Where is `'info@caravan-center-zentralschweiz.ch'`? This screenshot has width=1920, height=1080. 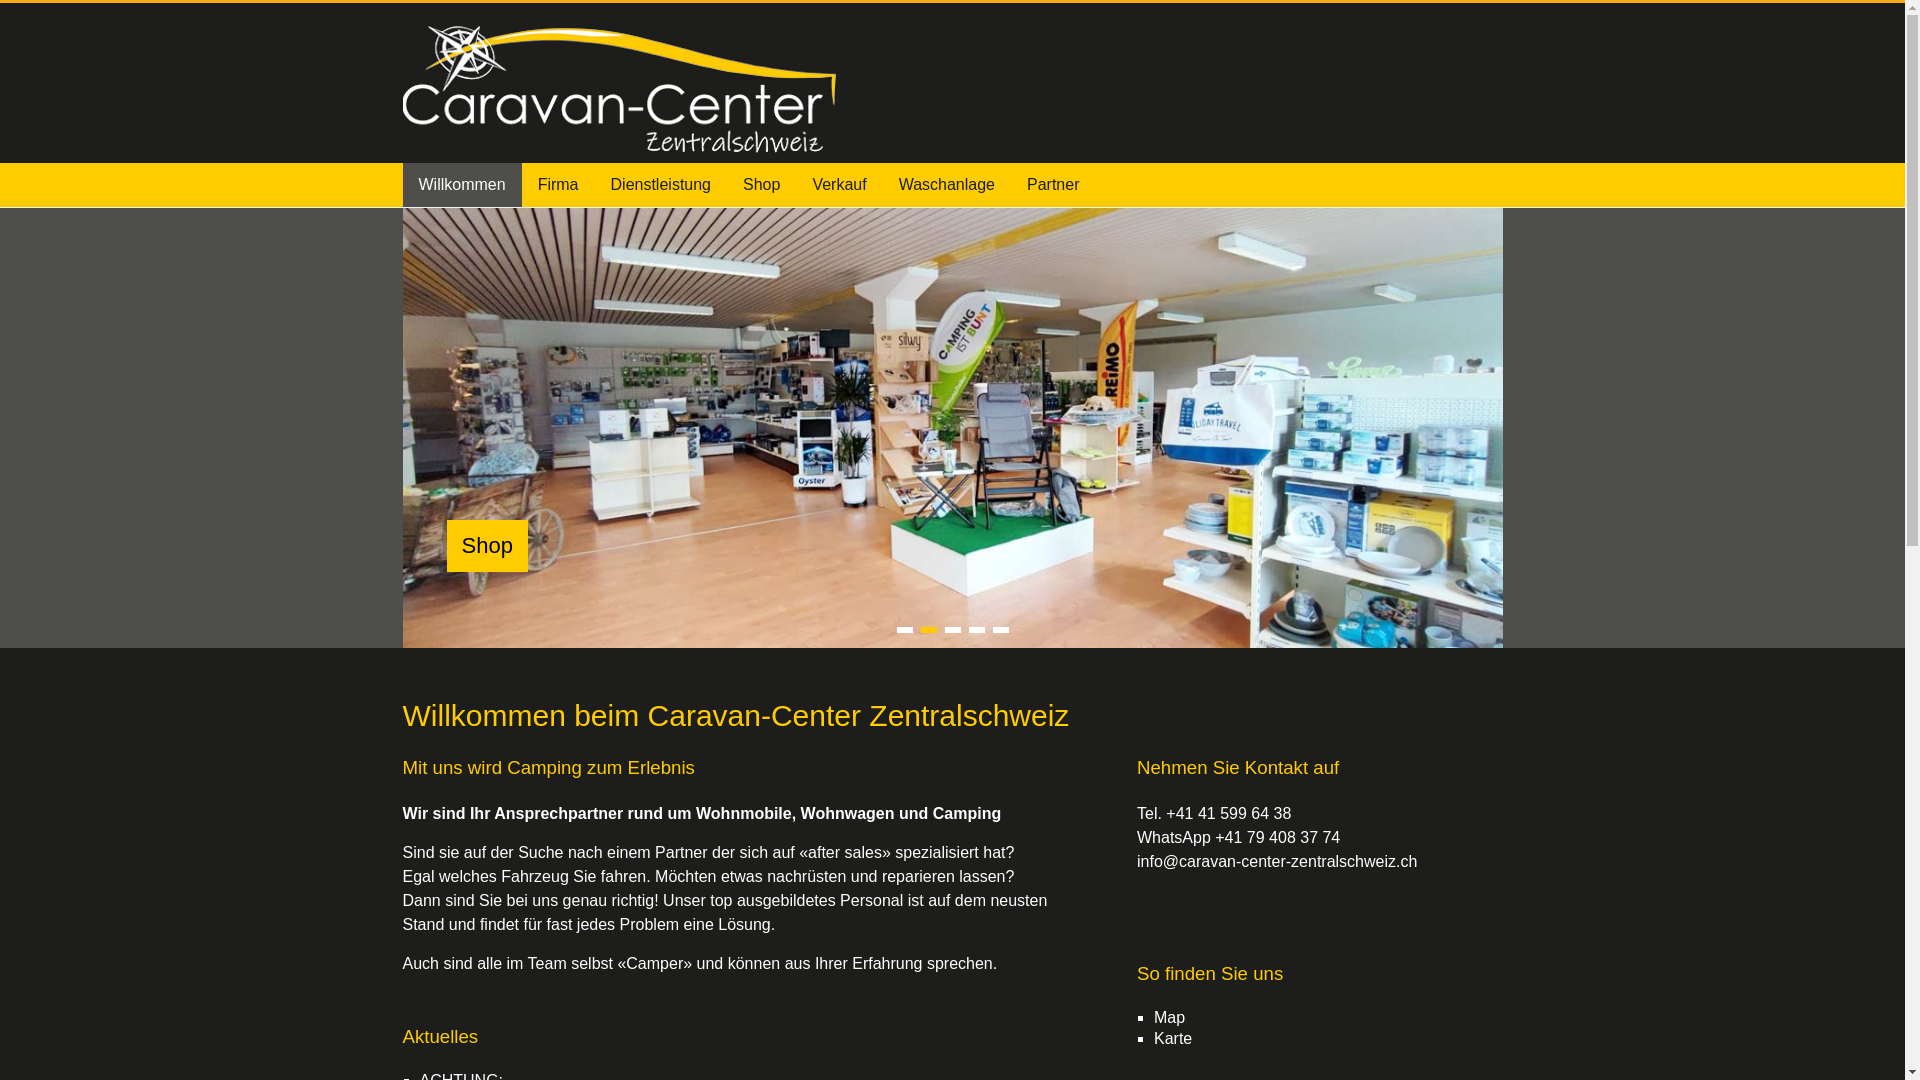
'info@caravan-center-zentralschweiz.ch' is located at coordinates (1275, 860).